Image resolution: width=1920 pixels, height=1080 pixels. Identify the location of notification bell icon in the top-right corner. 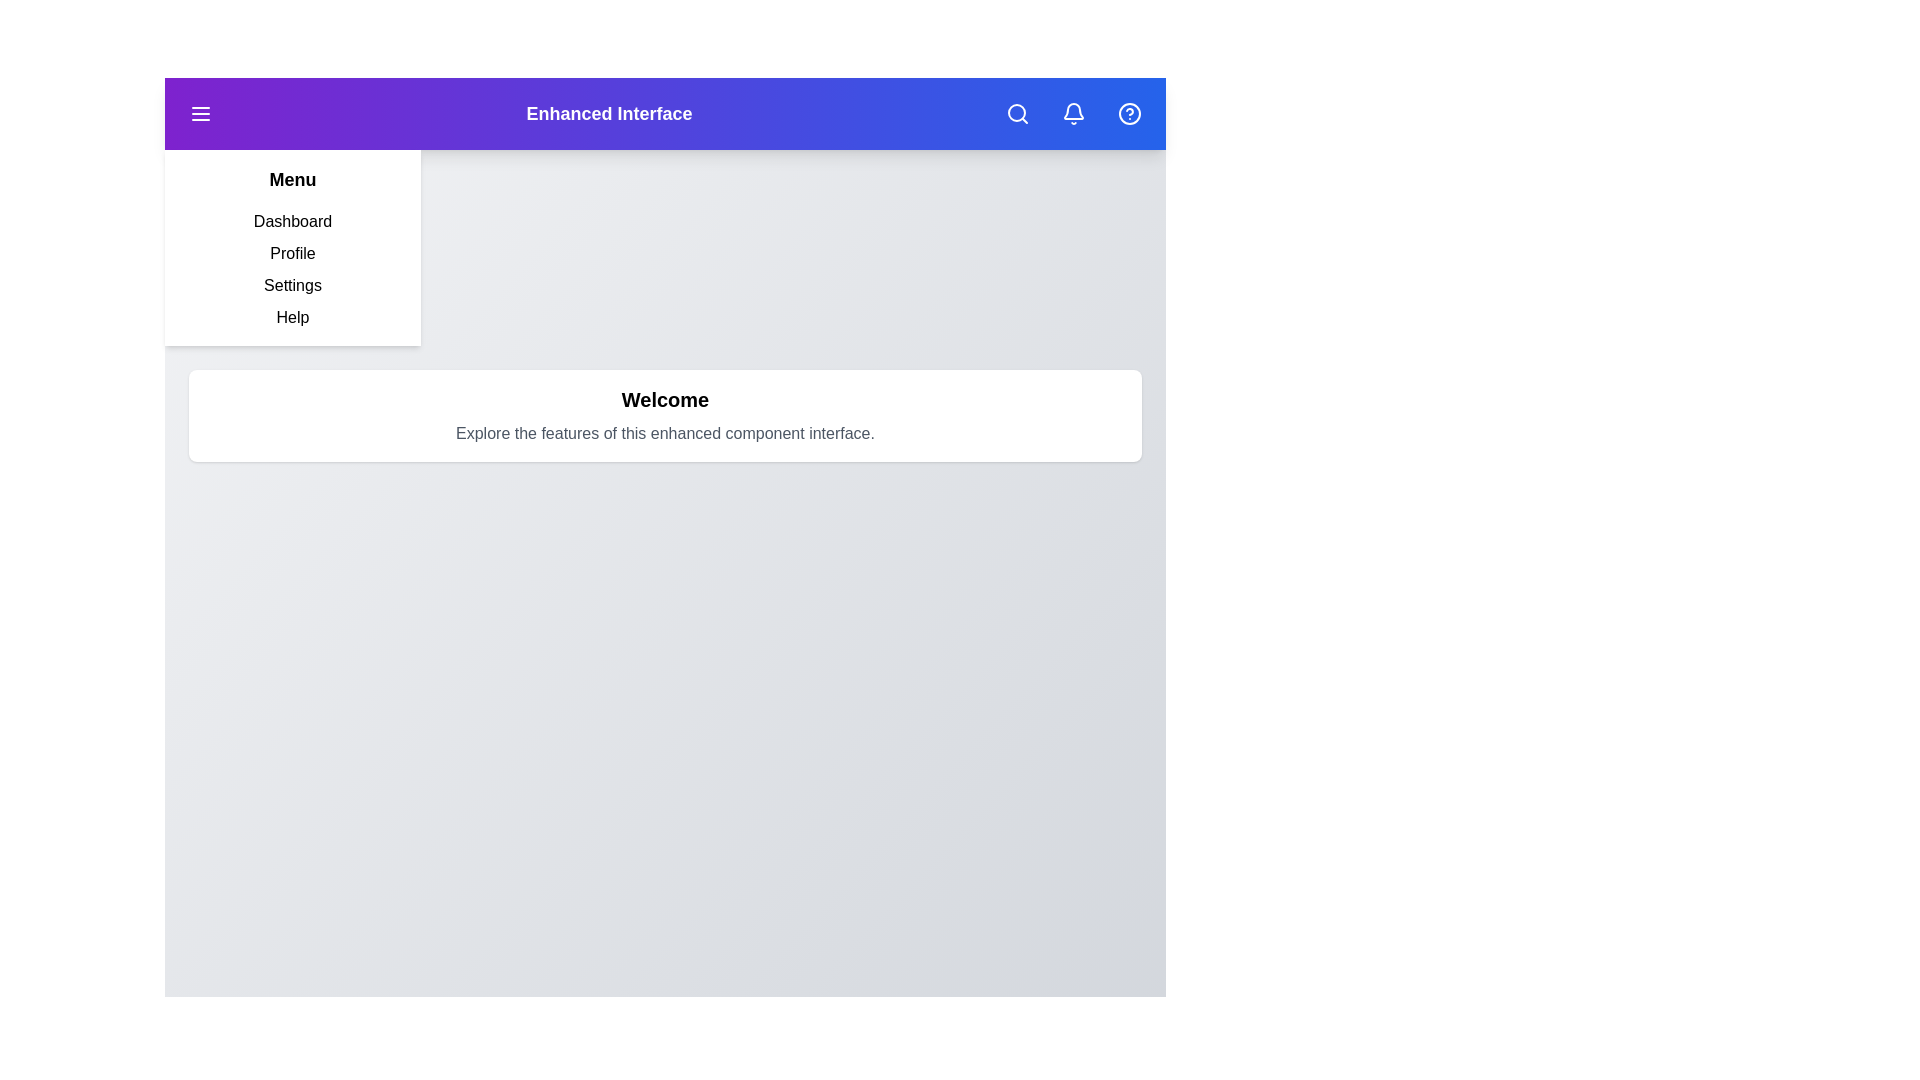
(1073, 114).